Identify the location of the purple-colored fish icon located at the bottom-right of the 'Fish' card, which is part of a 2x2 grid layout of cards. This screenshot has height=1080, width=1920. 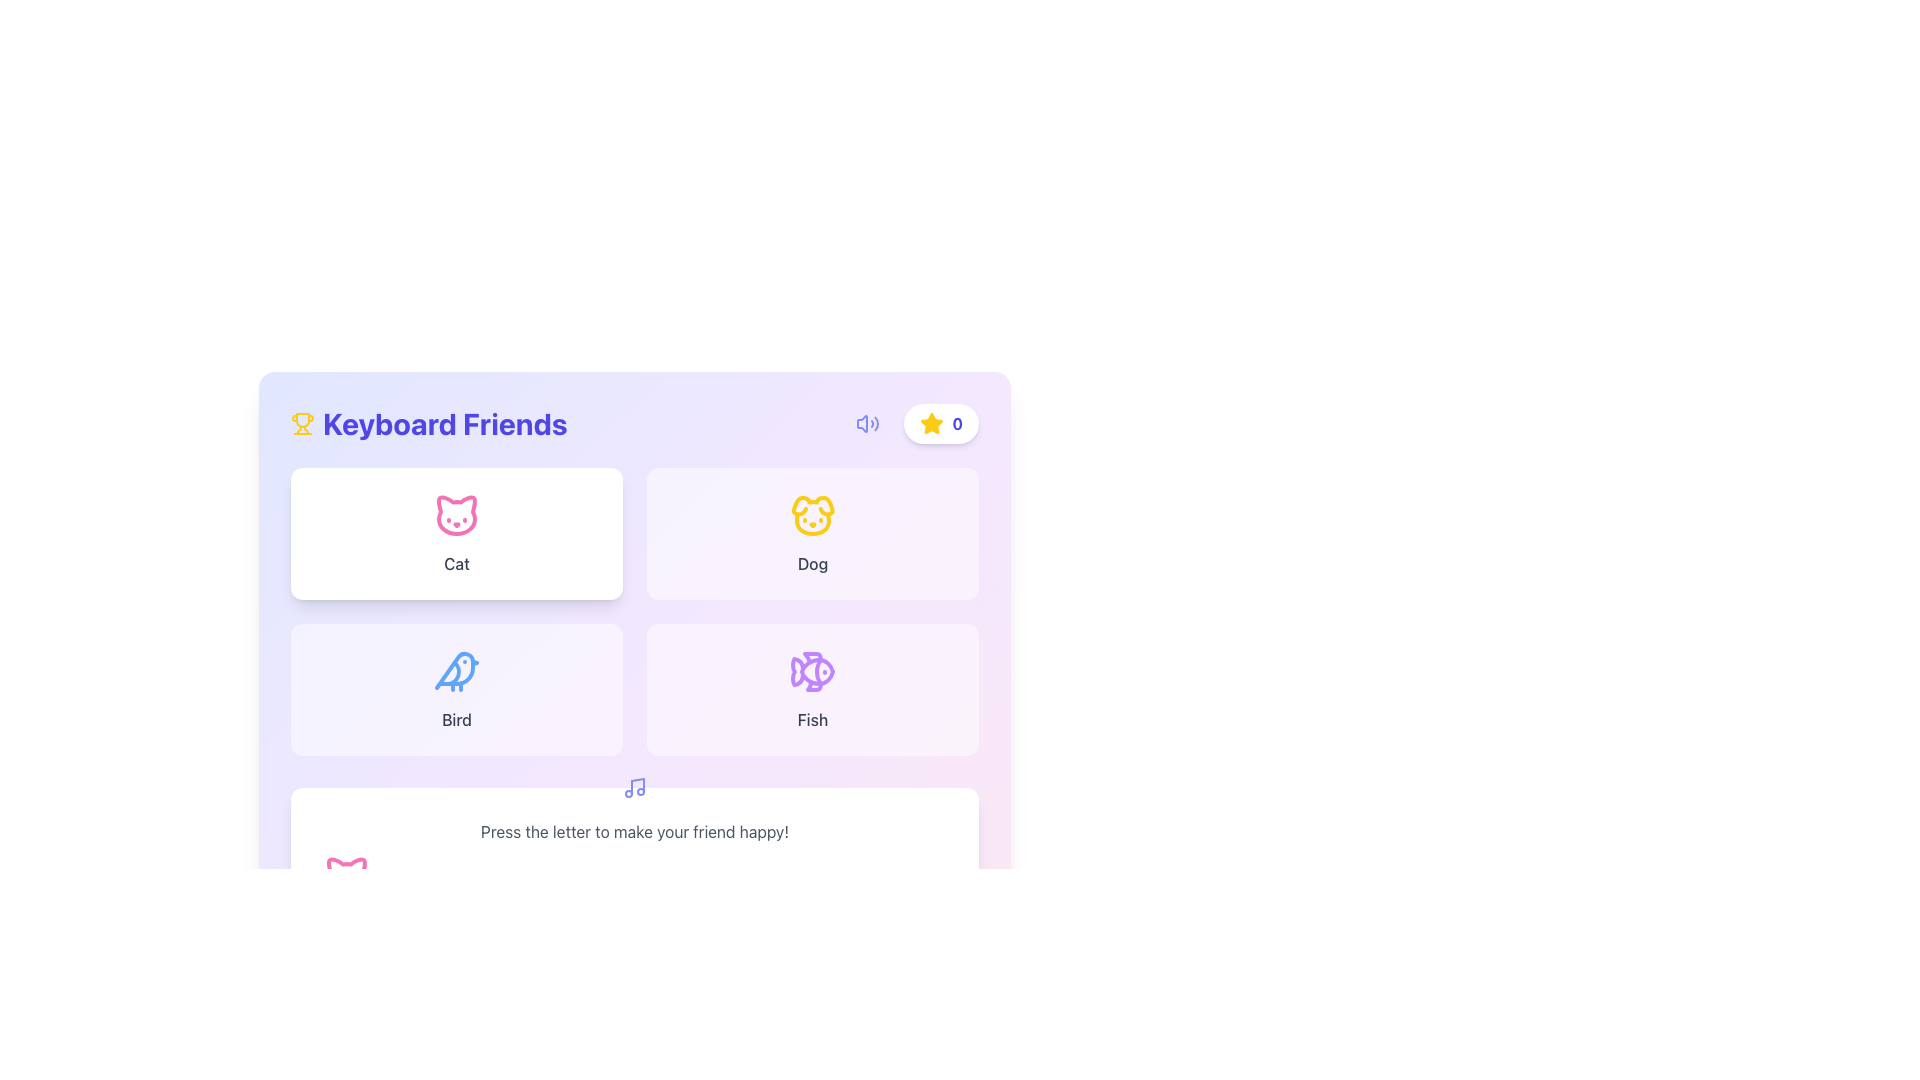
(812, 671).